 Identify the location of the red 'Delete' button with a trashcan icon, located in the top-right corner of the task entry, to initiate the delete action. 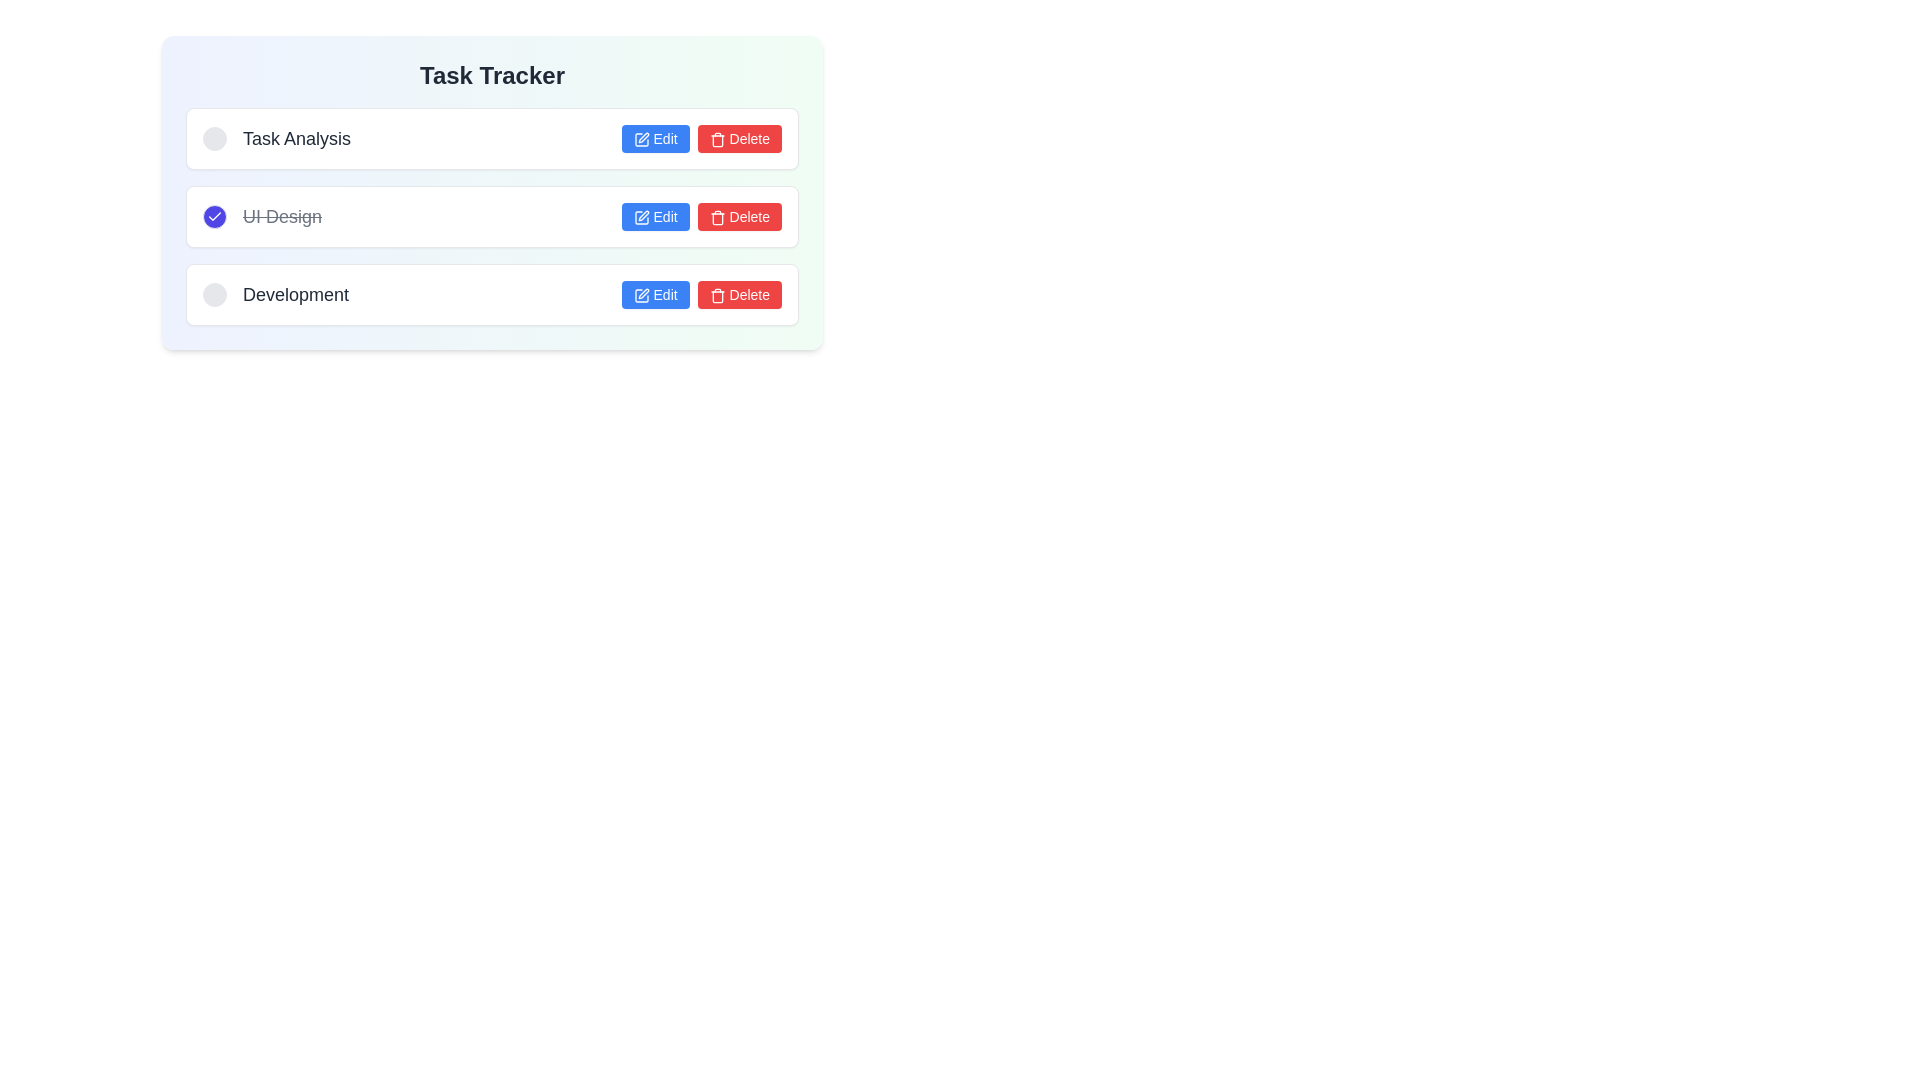
(738, 137).